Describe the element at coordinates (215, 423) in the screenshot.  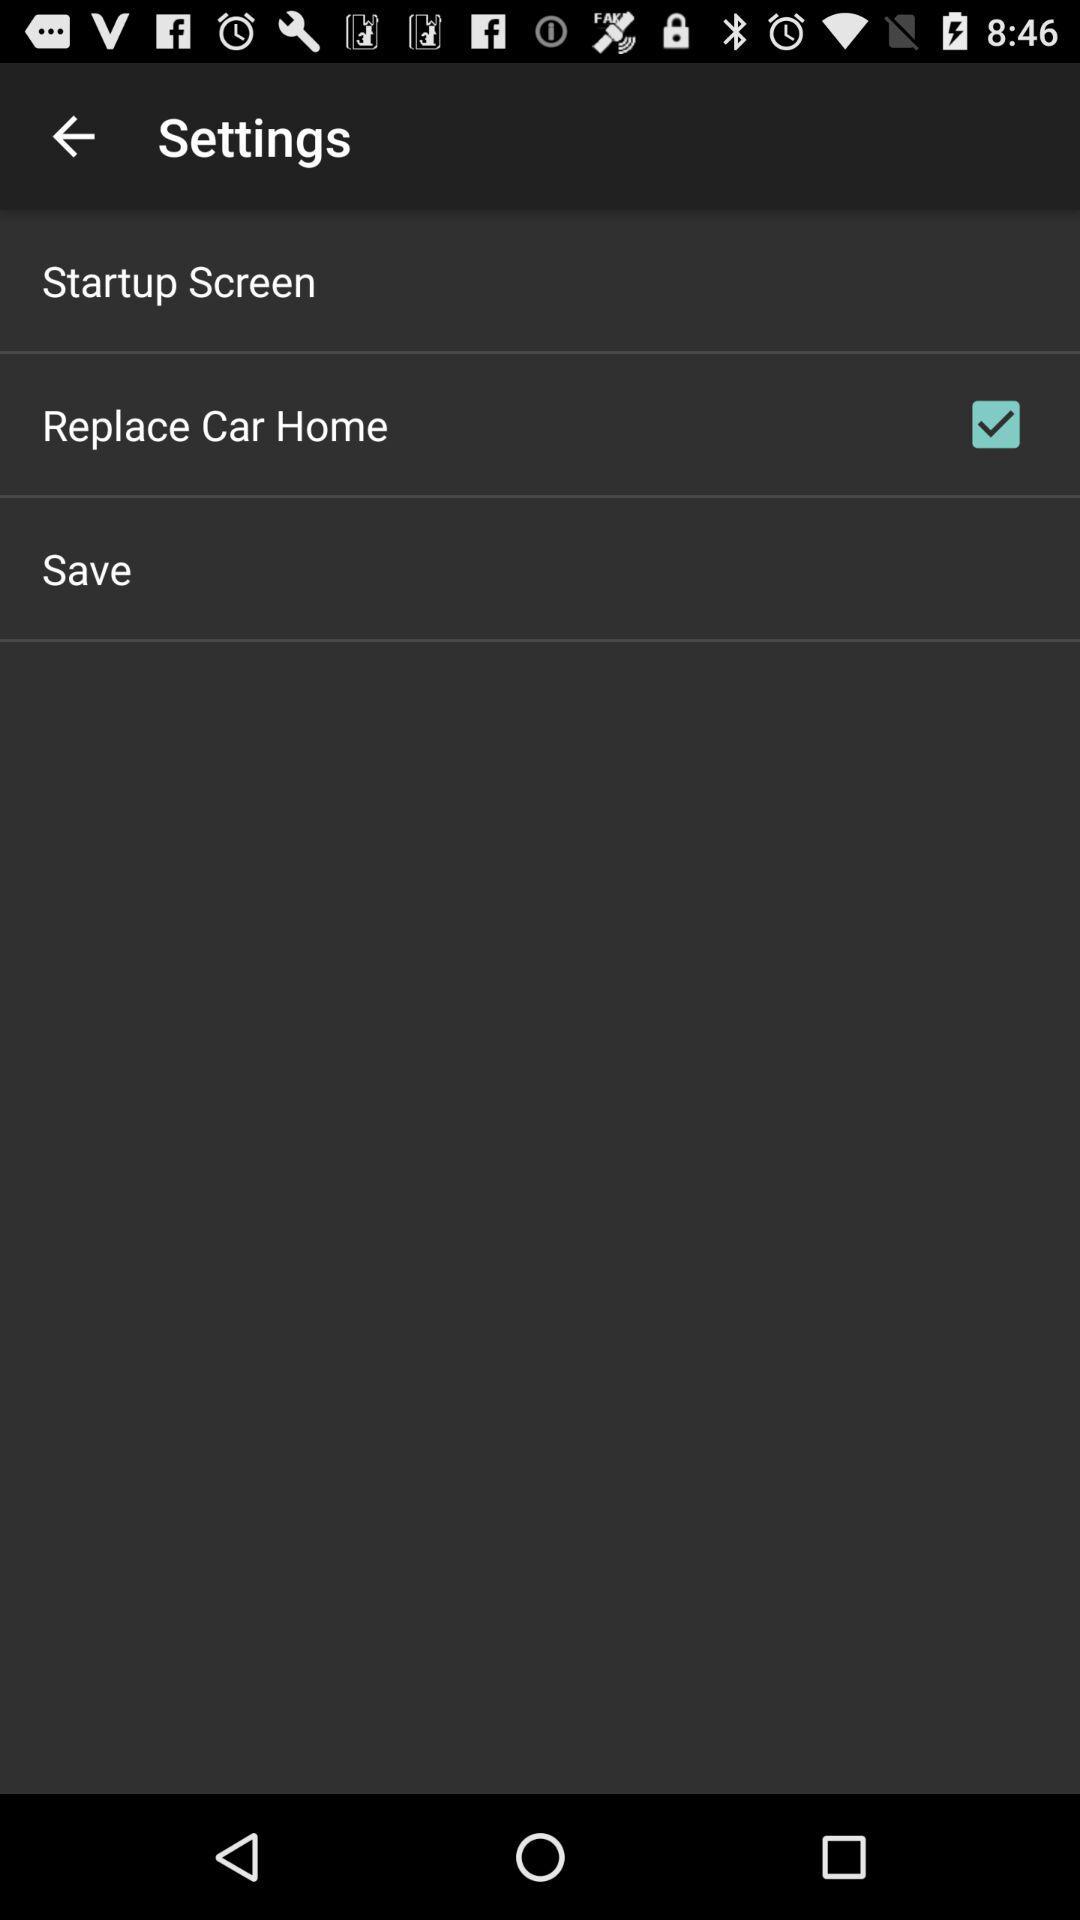
I see `replace car home app` at that location.